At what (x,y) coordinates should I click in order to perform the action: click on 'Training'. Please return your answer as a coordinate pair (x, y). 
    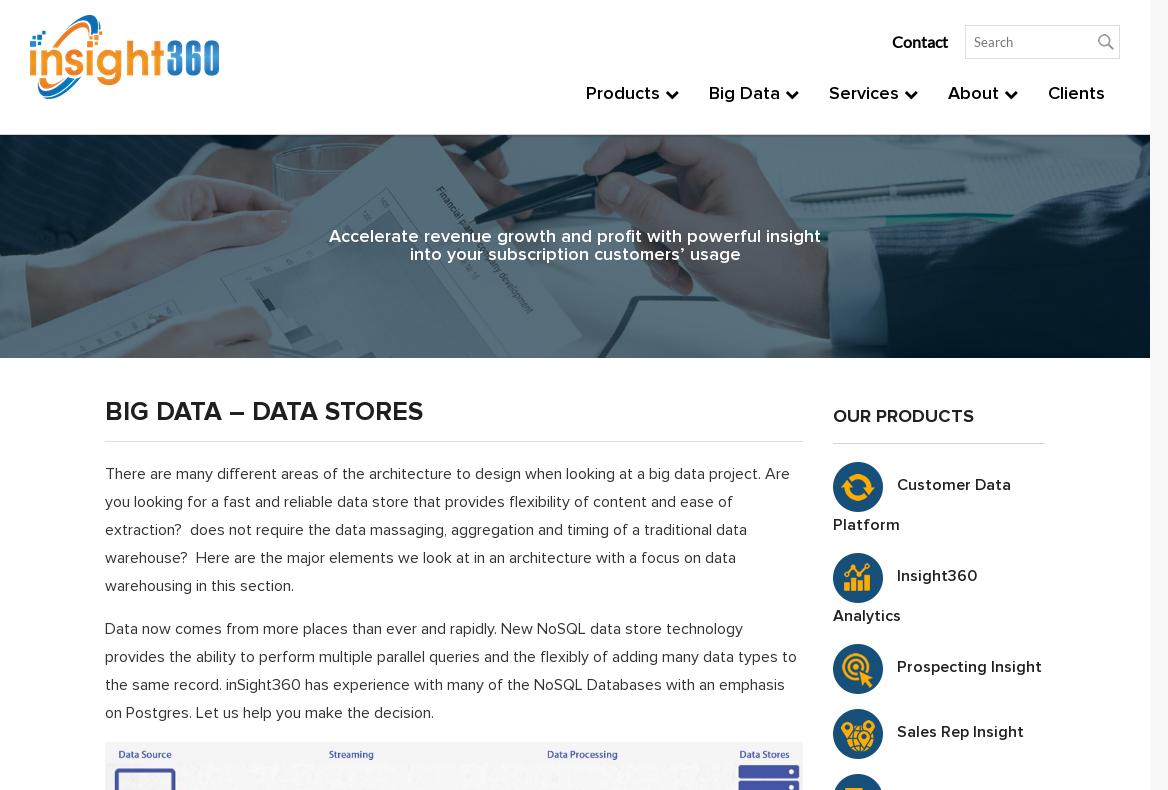
    Looking at the image, I should click on (857, 427).